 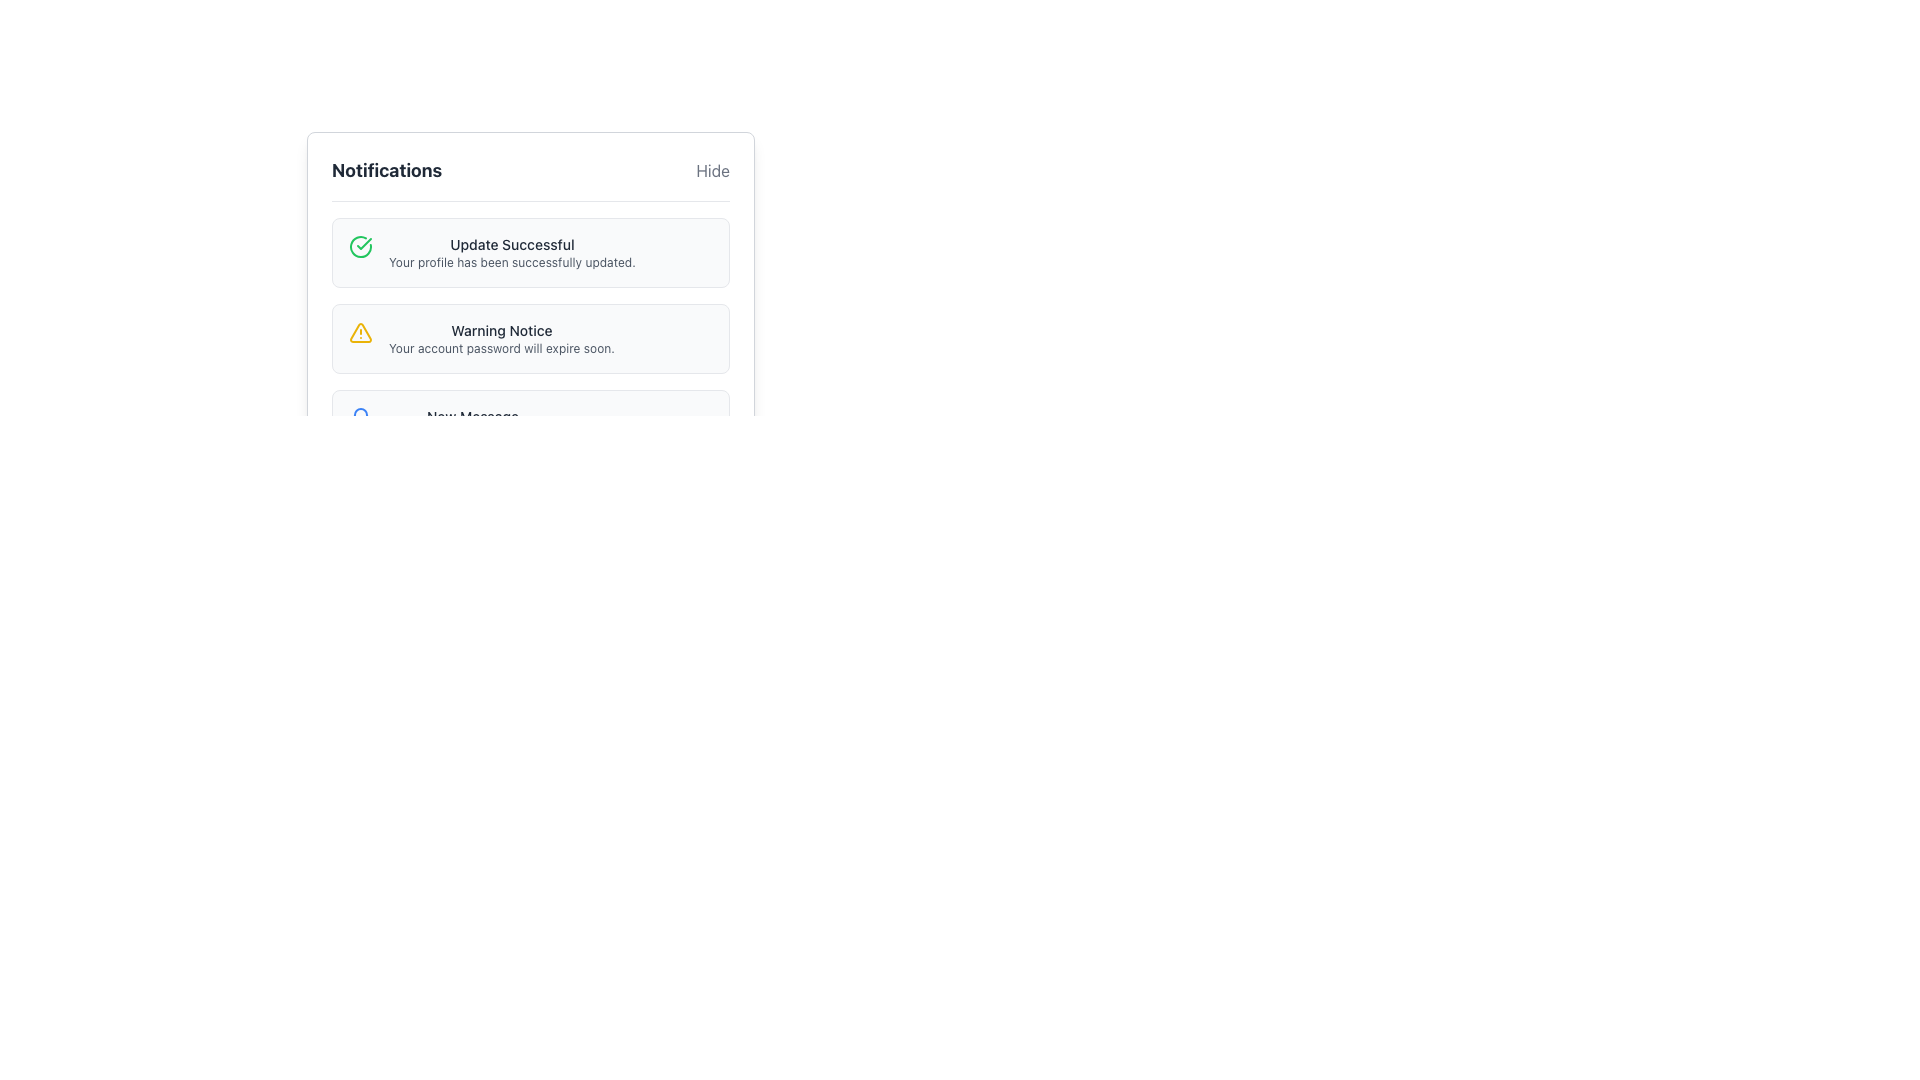 What do you see at coordinates (512, 261) in the screenshot?
I see `the static text component that reads 'Your profile has been successfully updated.', located under the header 'Update Successful' in the notification card` at bounding box center [512, 261].